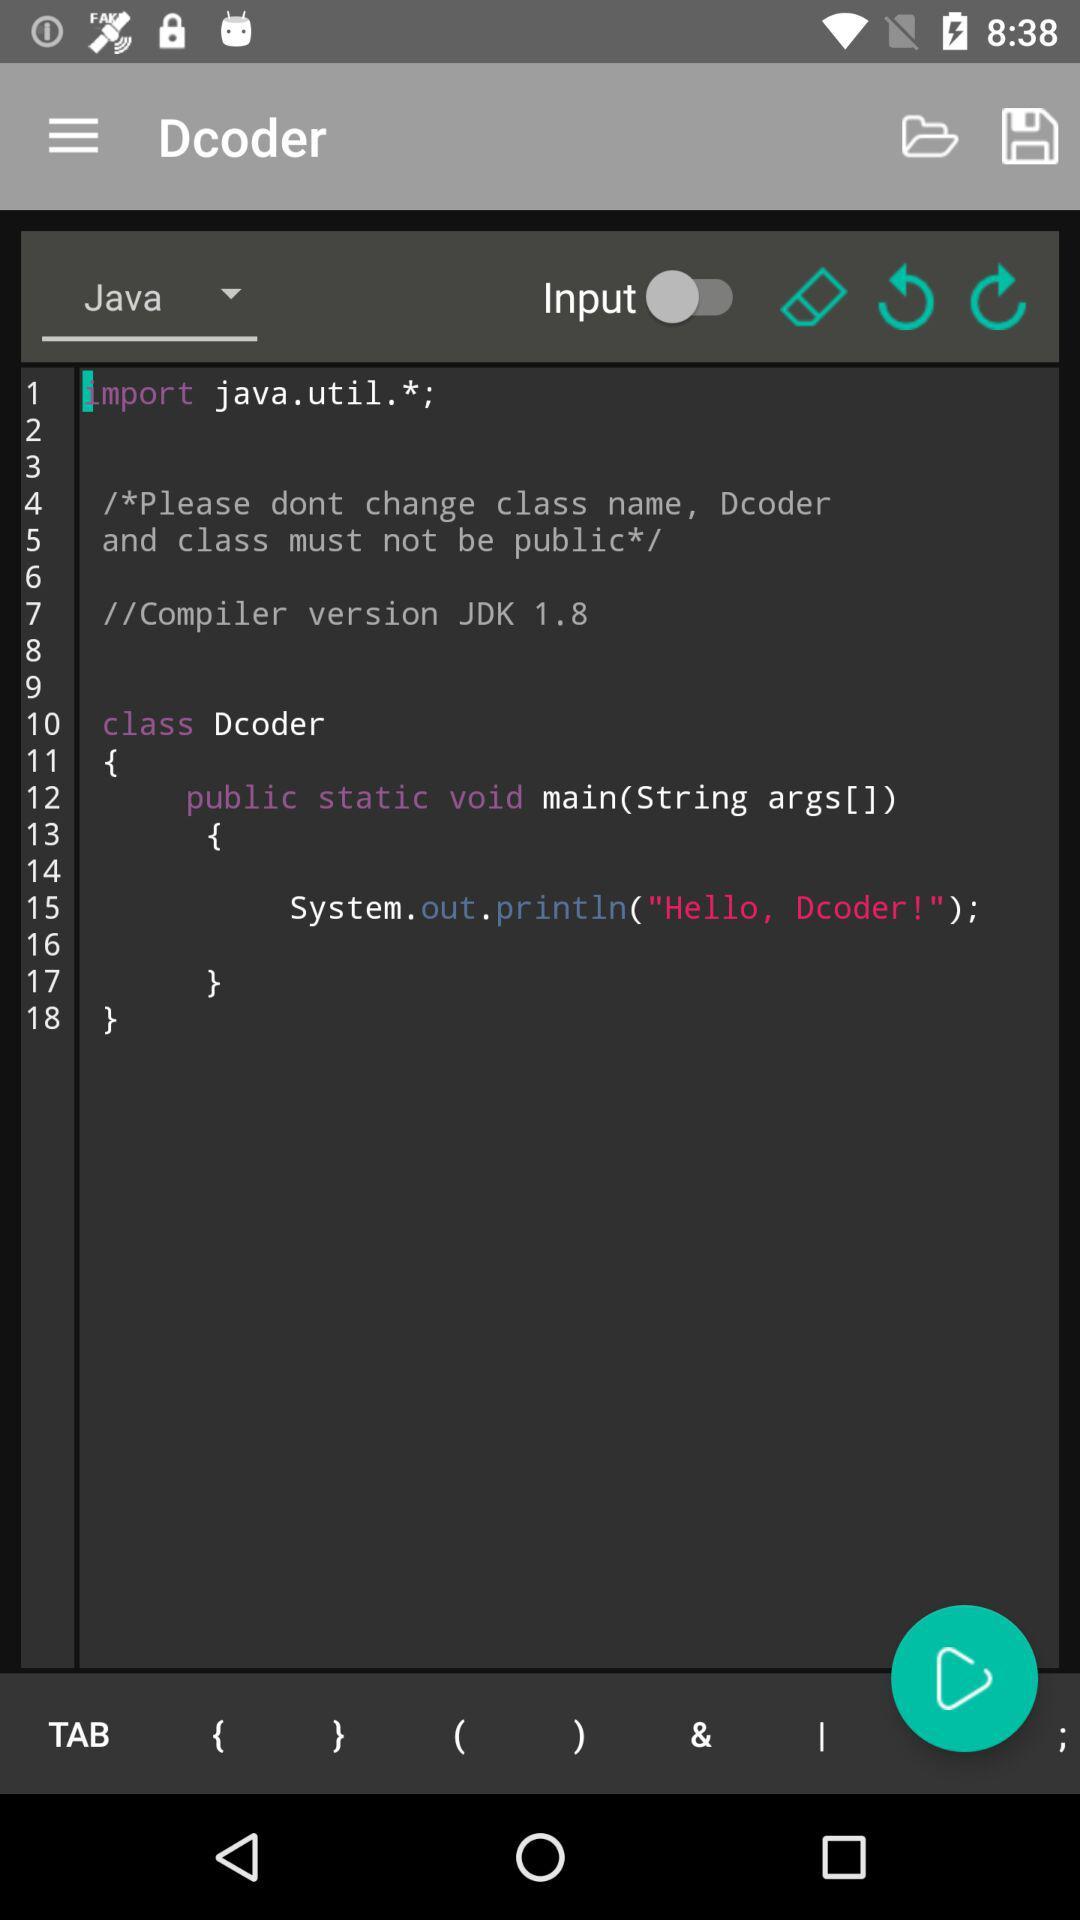 Image resolution: width=1080 pixels, height=1920 pixels. Describe the element at coordinates (963, 1678) in the screenshot. I see `play` at that location.